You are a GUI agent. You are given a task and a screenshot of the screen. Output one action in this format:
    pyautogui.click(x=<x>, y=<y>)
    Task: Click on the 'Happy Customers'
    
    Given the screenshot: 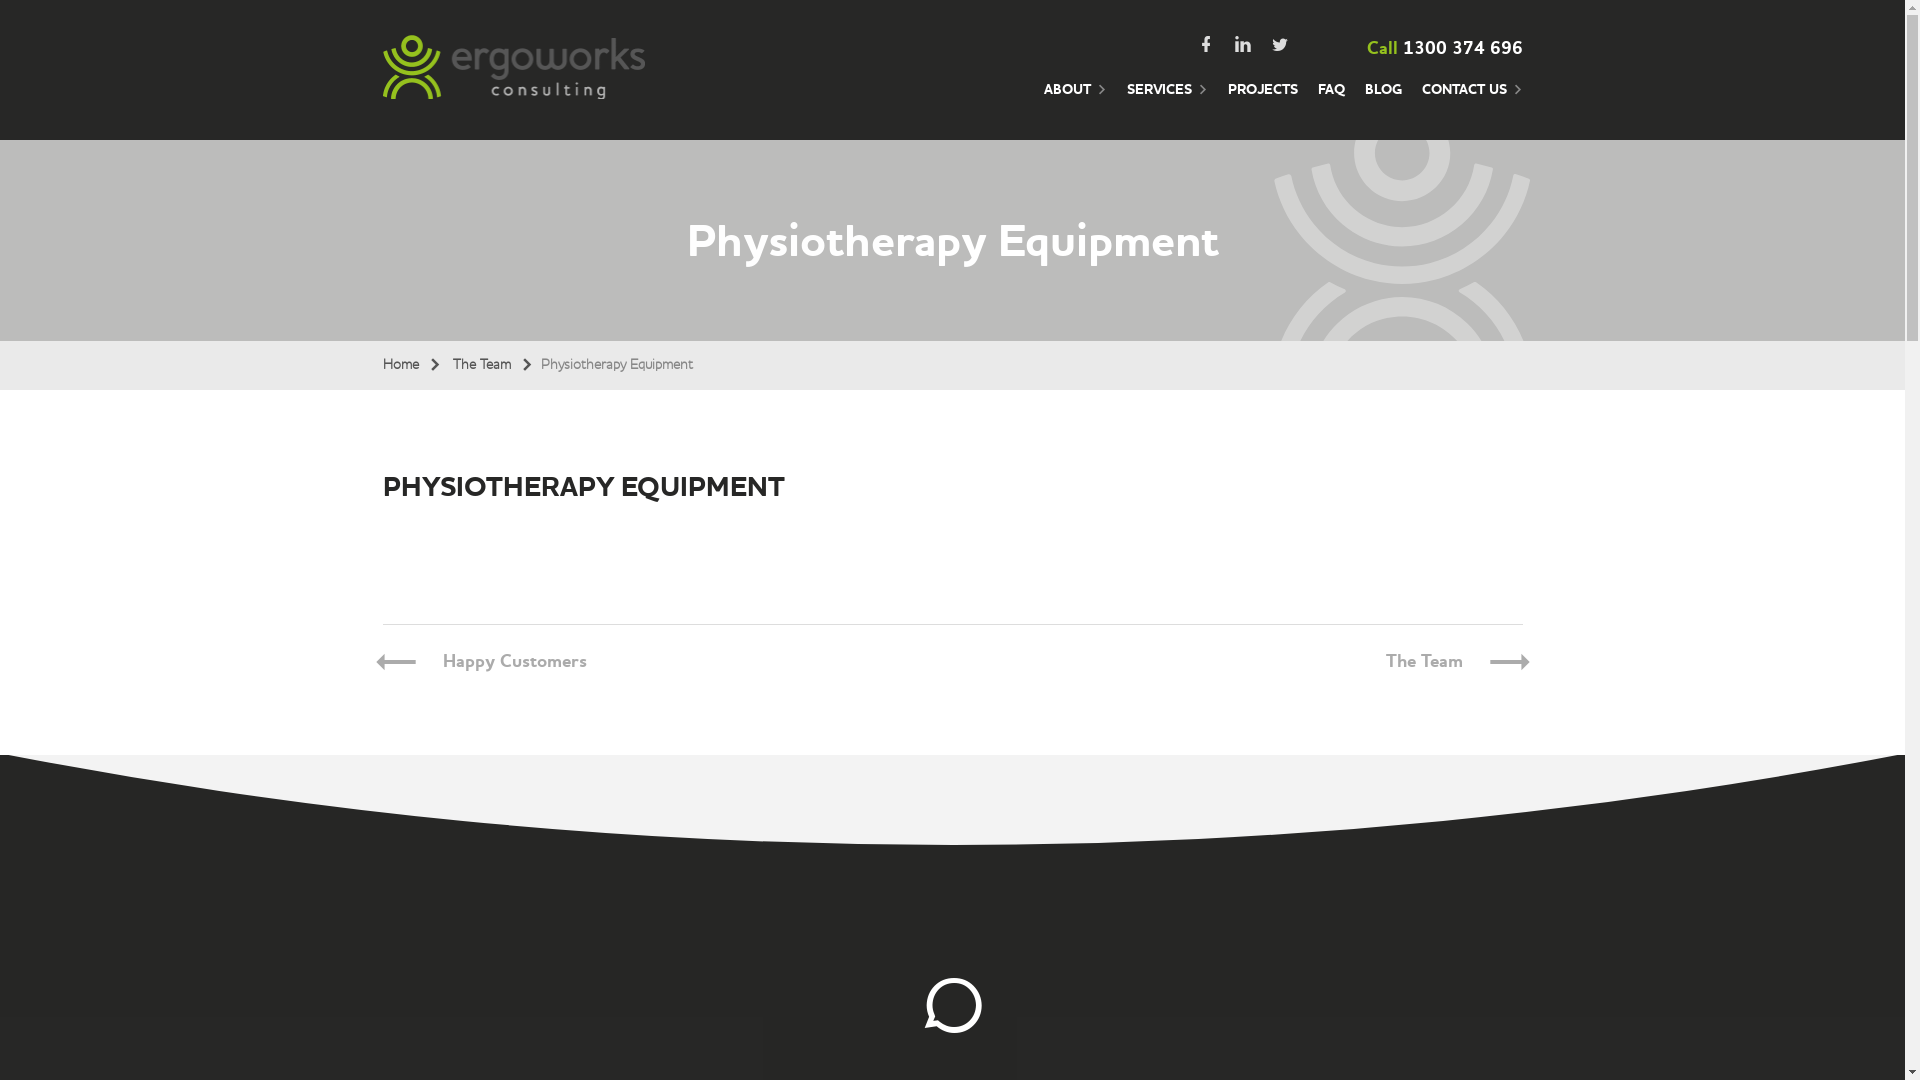 What is the action you would take?
    pyautogui.click(x=513, y=661)
    